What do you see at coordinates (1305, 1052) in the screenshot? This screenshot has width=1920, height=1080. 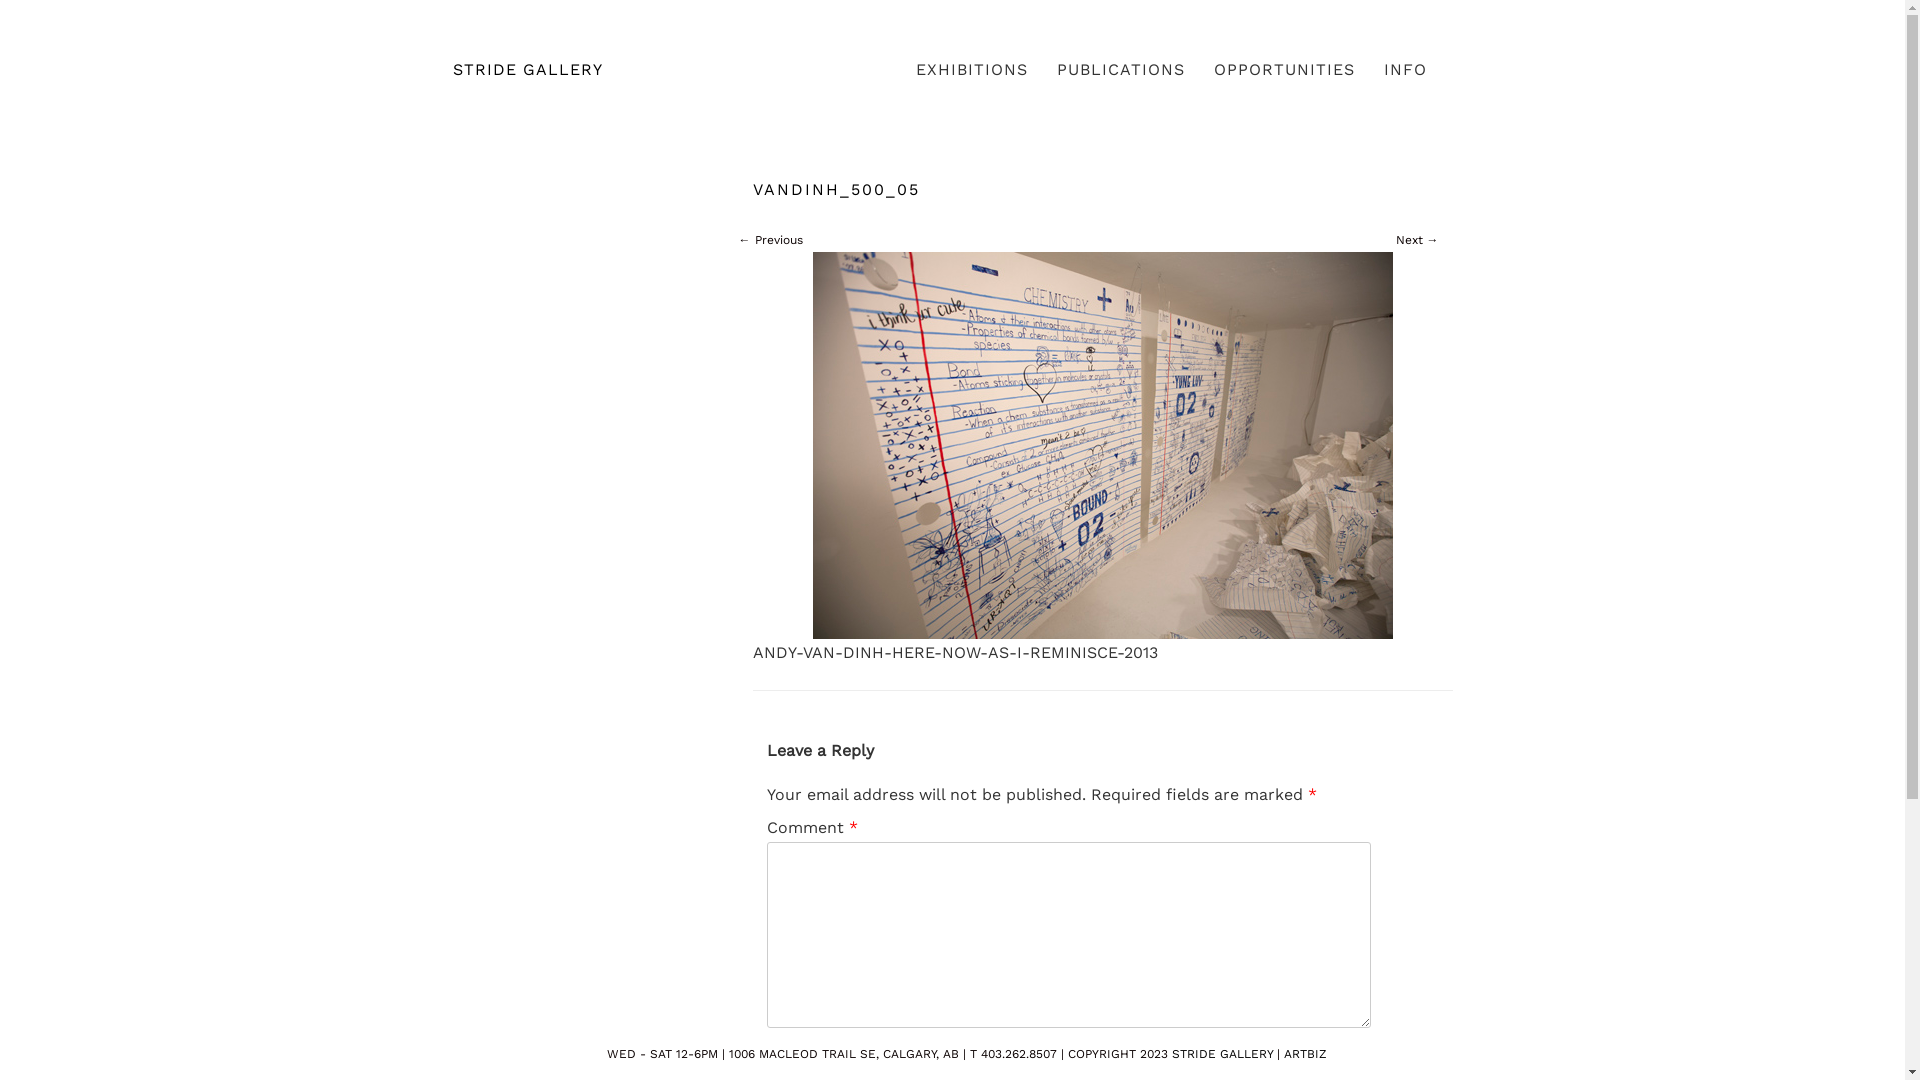 I see `'ARTBIZ'` at bounding box center [1305, 1052].